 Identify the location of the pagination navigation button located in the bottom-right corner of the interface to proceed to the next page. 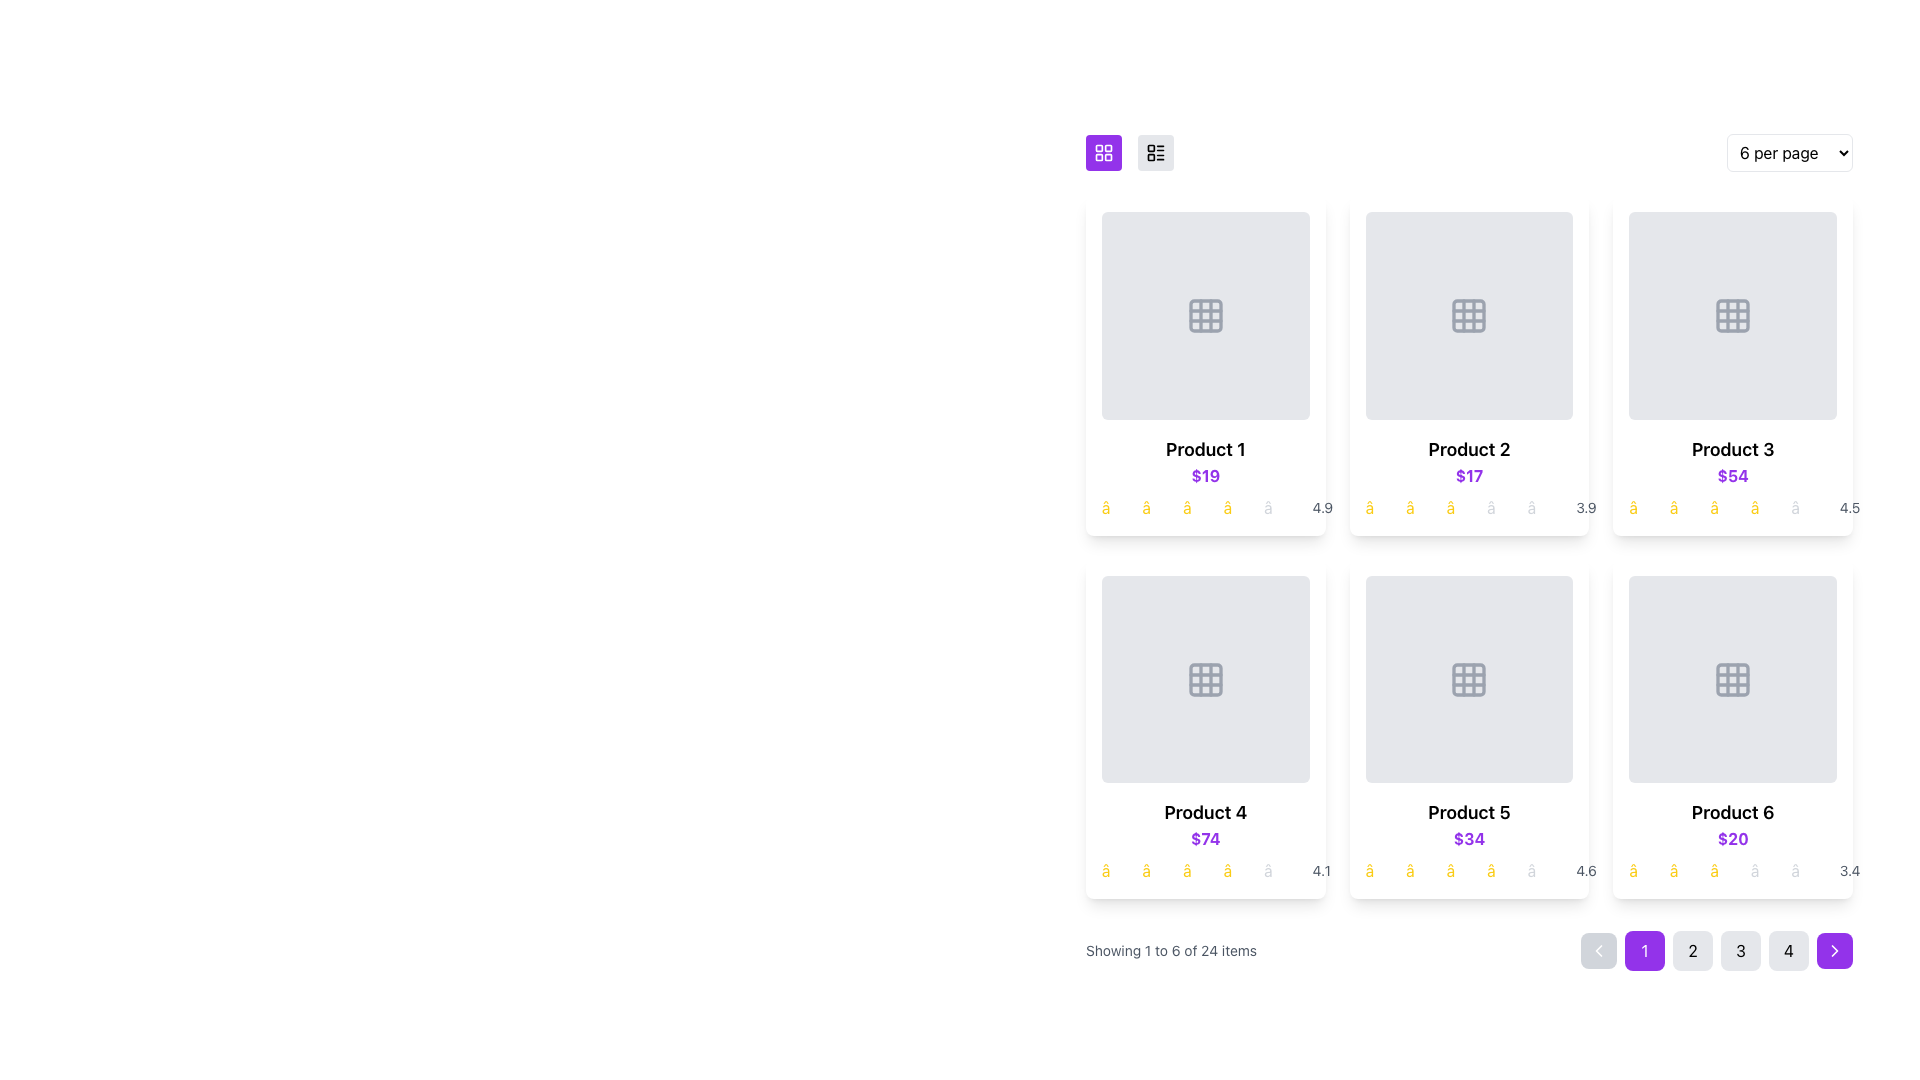
(1834, 950).